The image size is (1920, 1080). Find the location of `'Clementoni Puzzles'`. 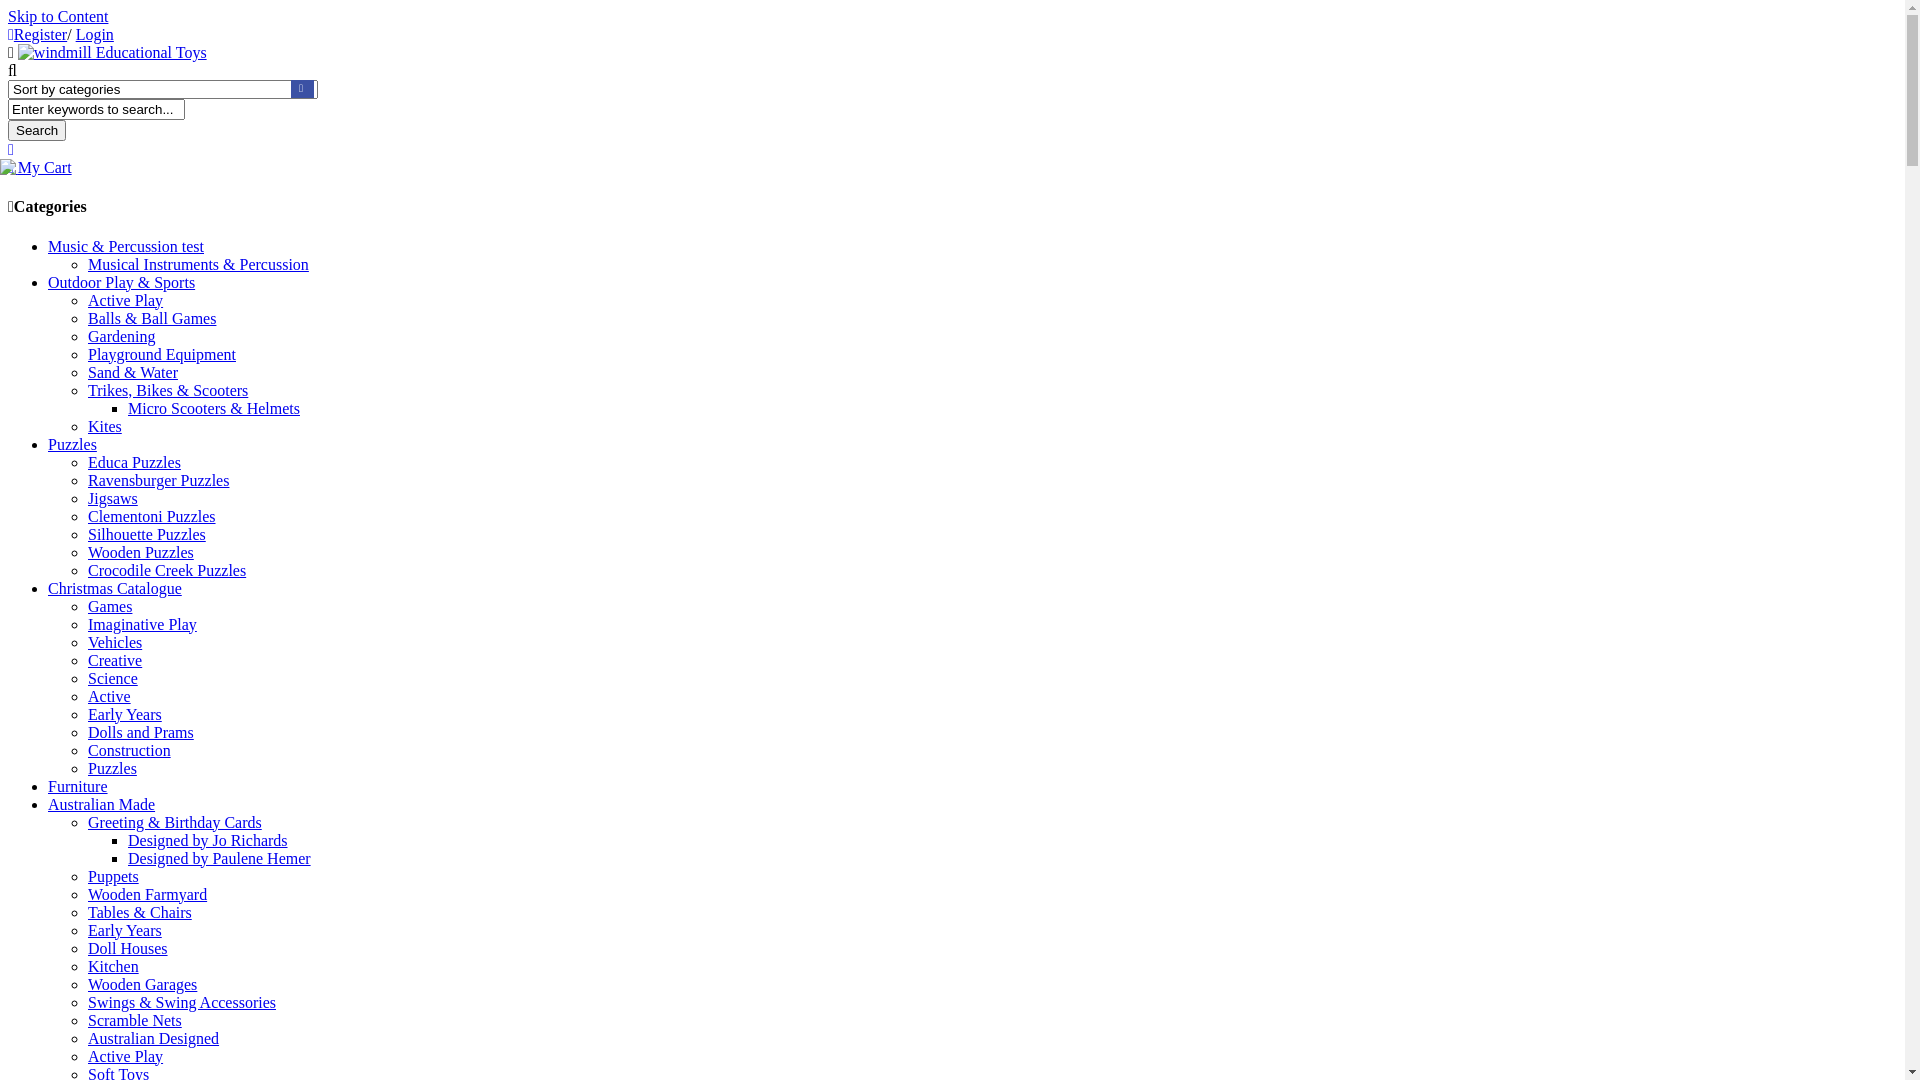

'Clementoni Puzzles' is located at coordinates (151, 515).